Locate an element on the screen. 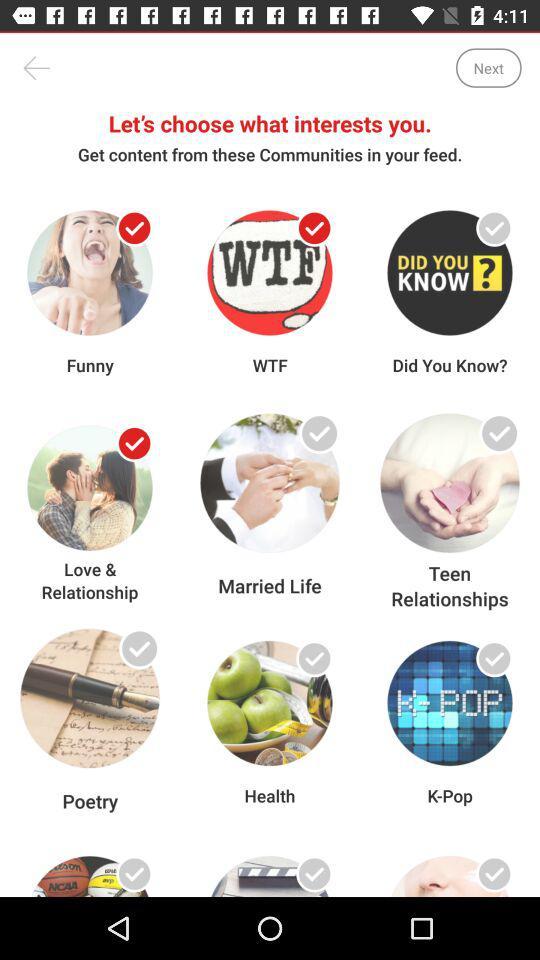  choose video as interest is located at coordinates (493, 873).